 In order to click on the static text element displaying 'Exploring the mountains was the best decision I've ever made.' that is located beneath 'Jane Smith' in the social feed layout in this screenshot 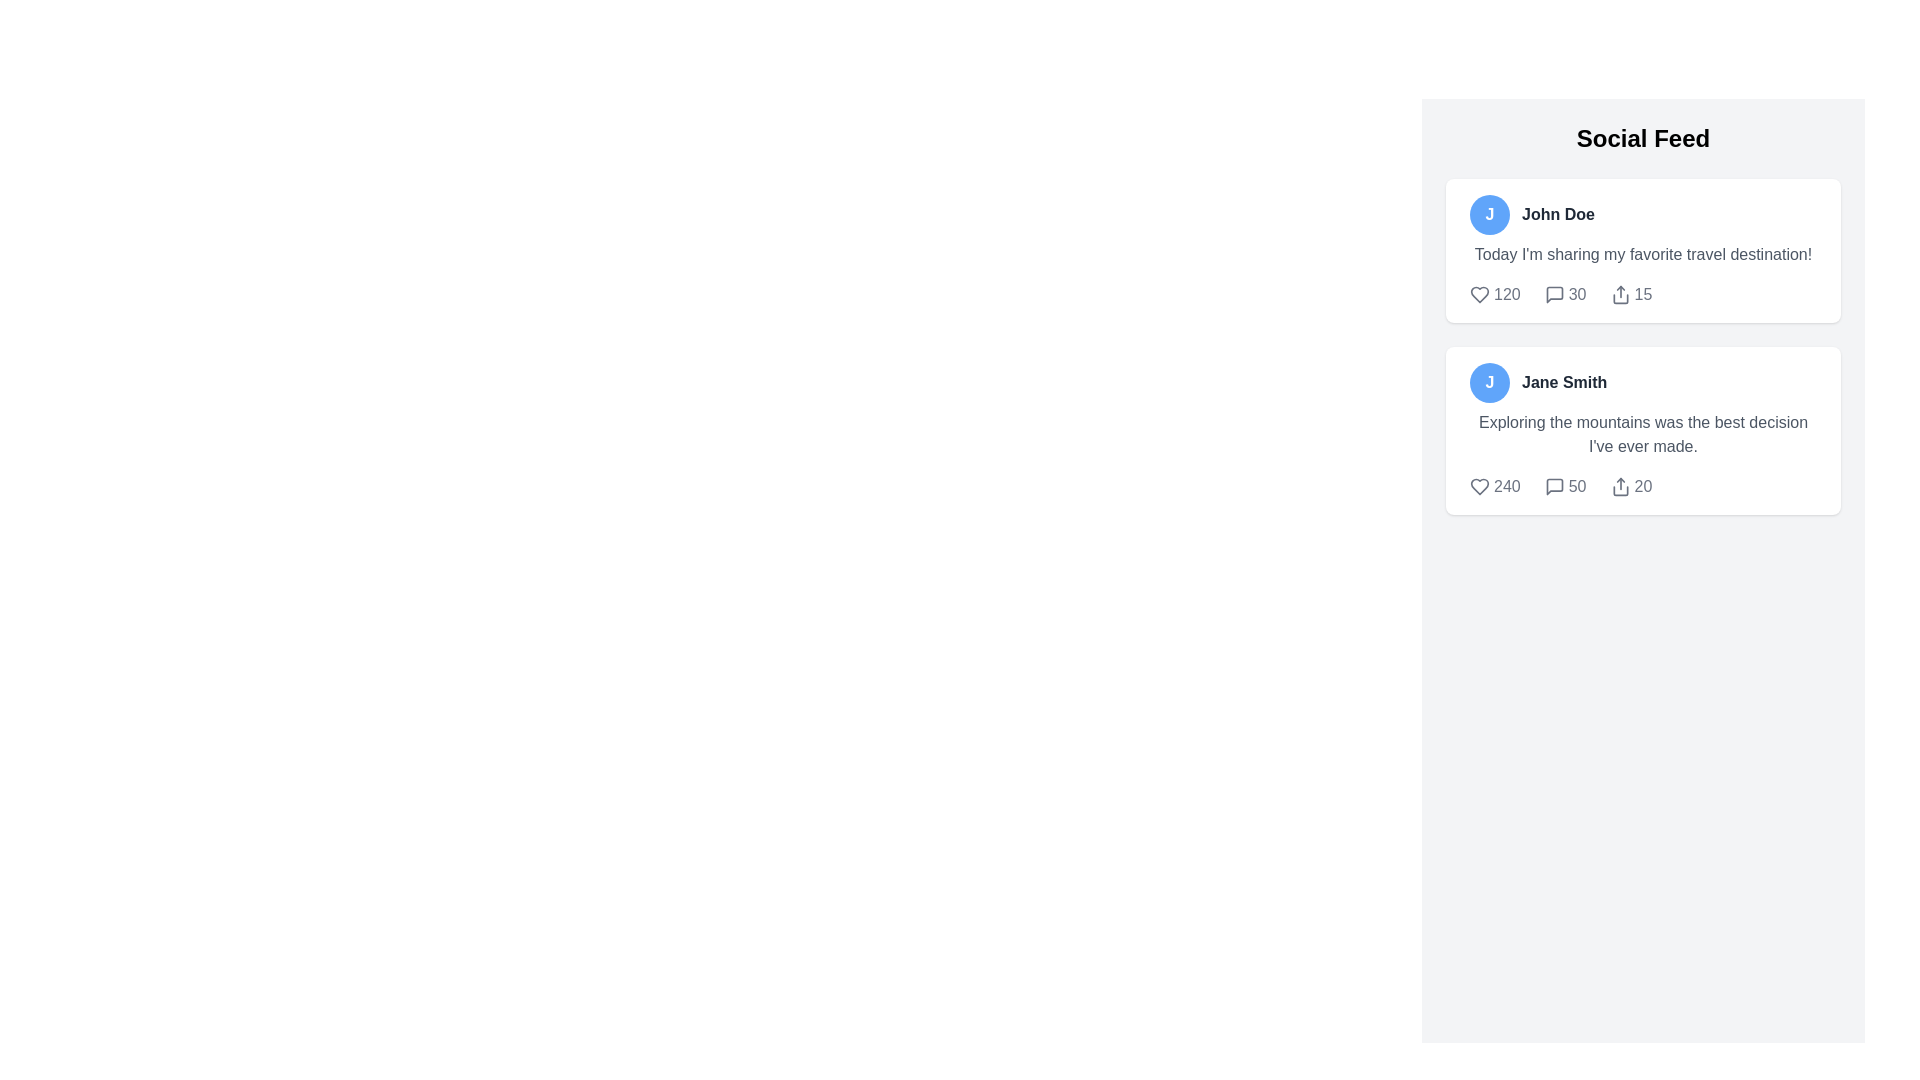, I will do `click(1643, 434)`.